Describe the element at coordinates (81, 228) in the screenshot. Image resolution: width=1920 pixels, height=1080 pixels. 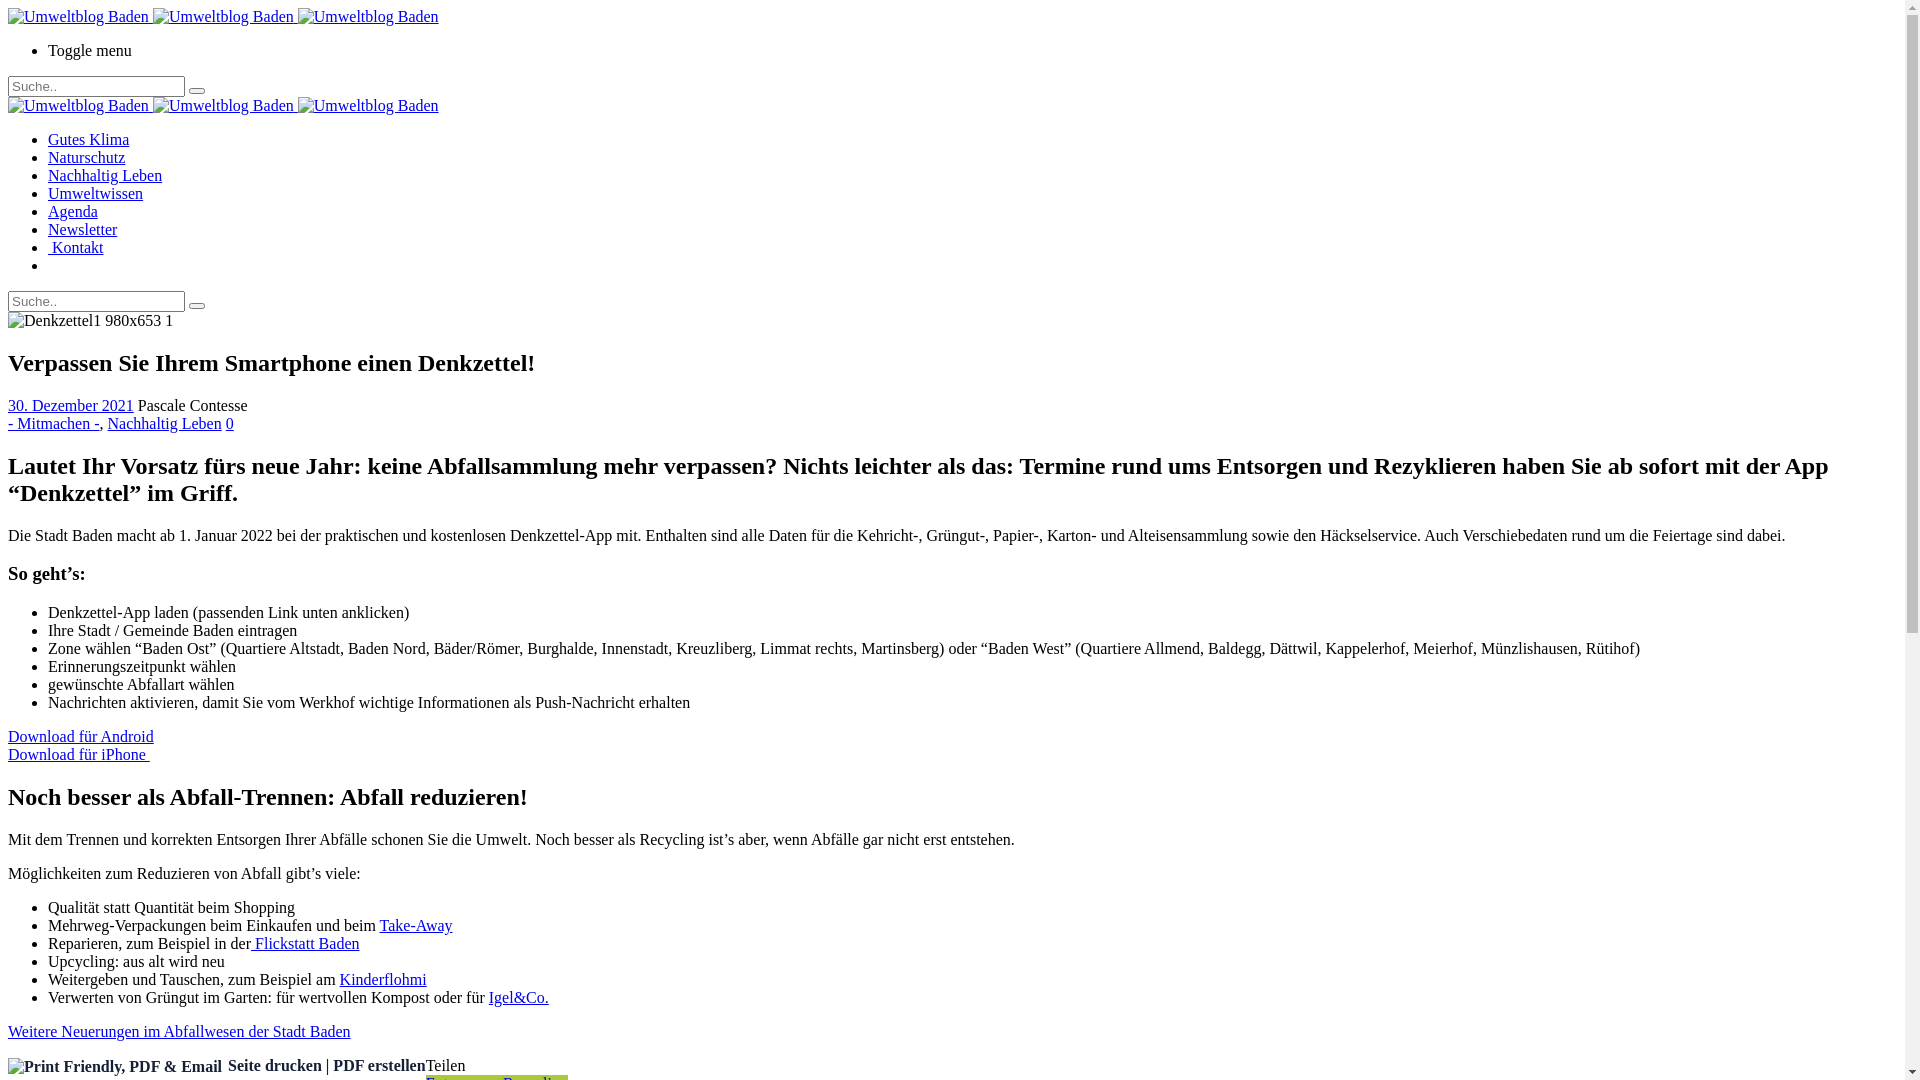
I see `'Newsletter'` at that location.